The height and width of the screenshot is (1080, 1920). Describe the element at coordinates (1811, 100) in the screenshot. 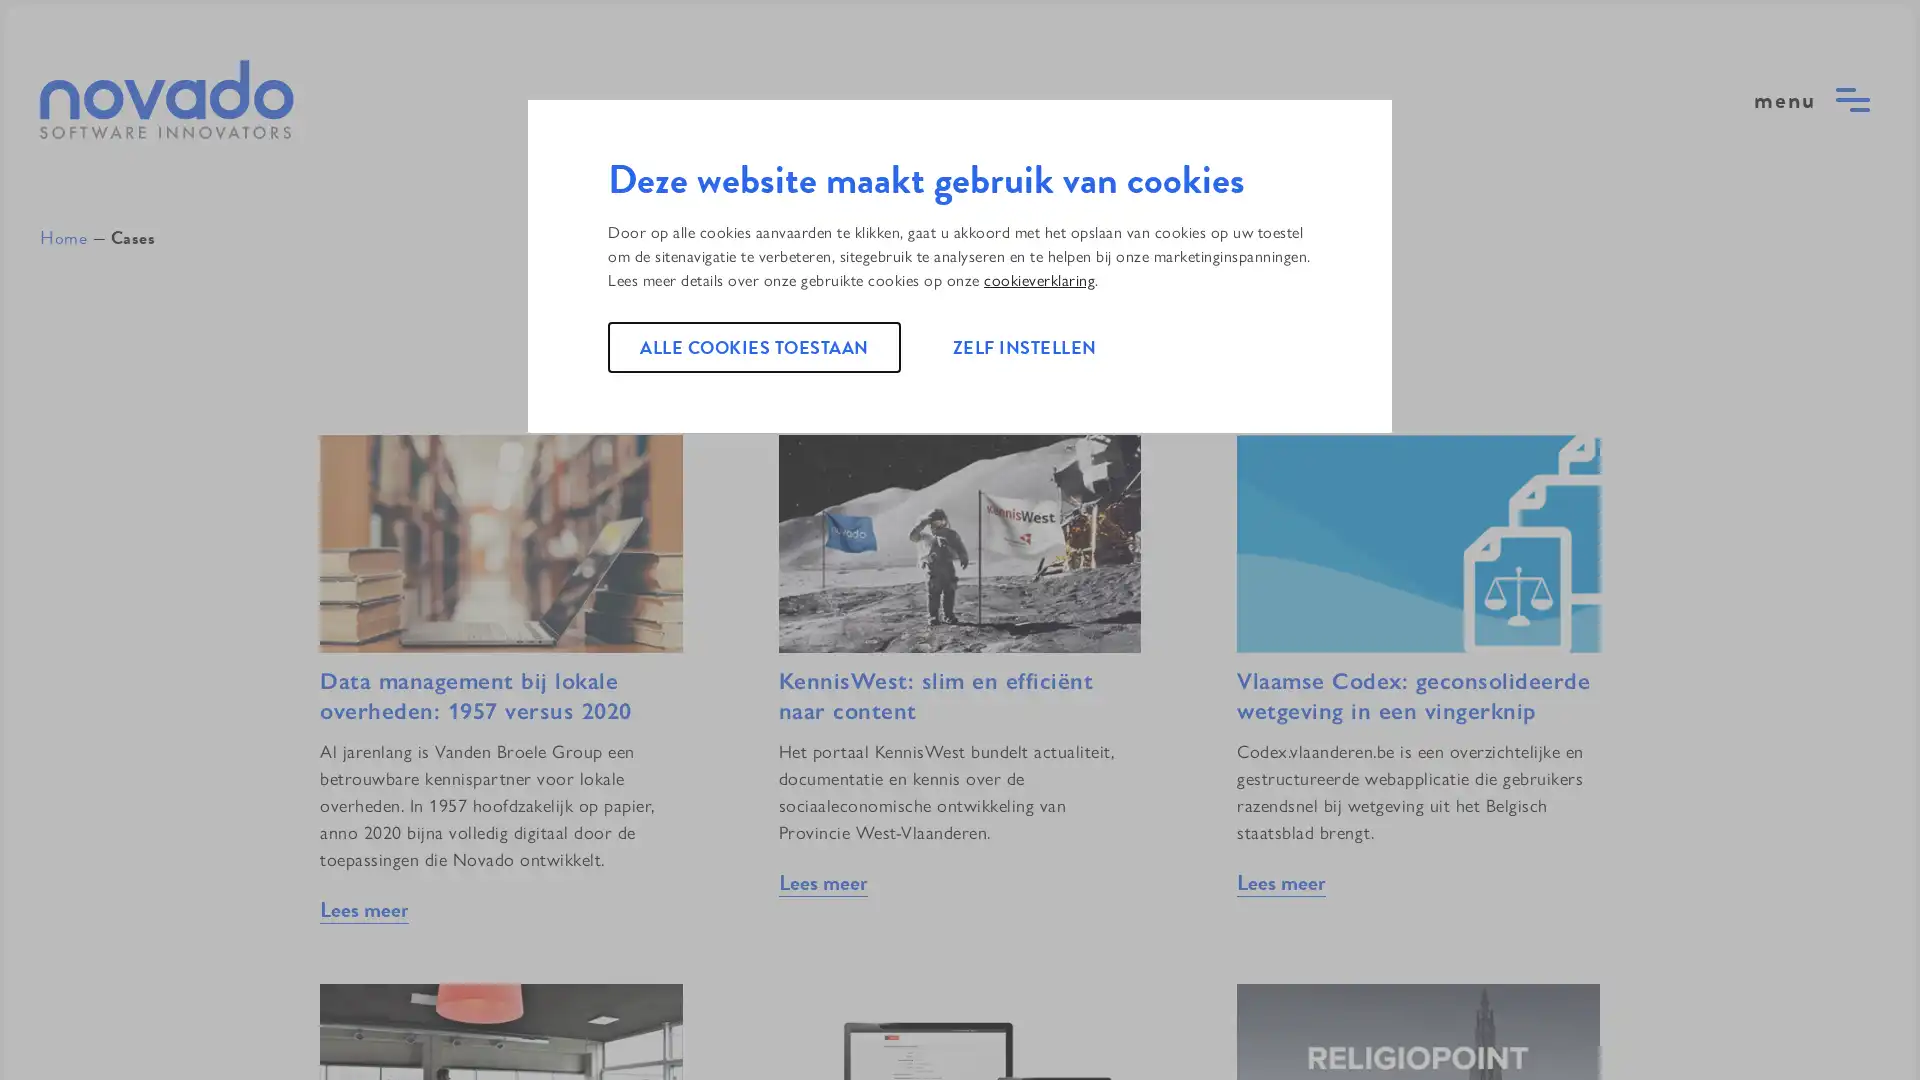

I see `open menu` at that location.